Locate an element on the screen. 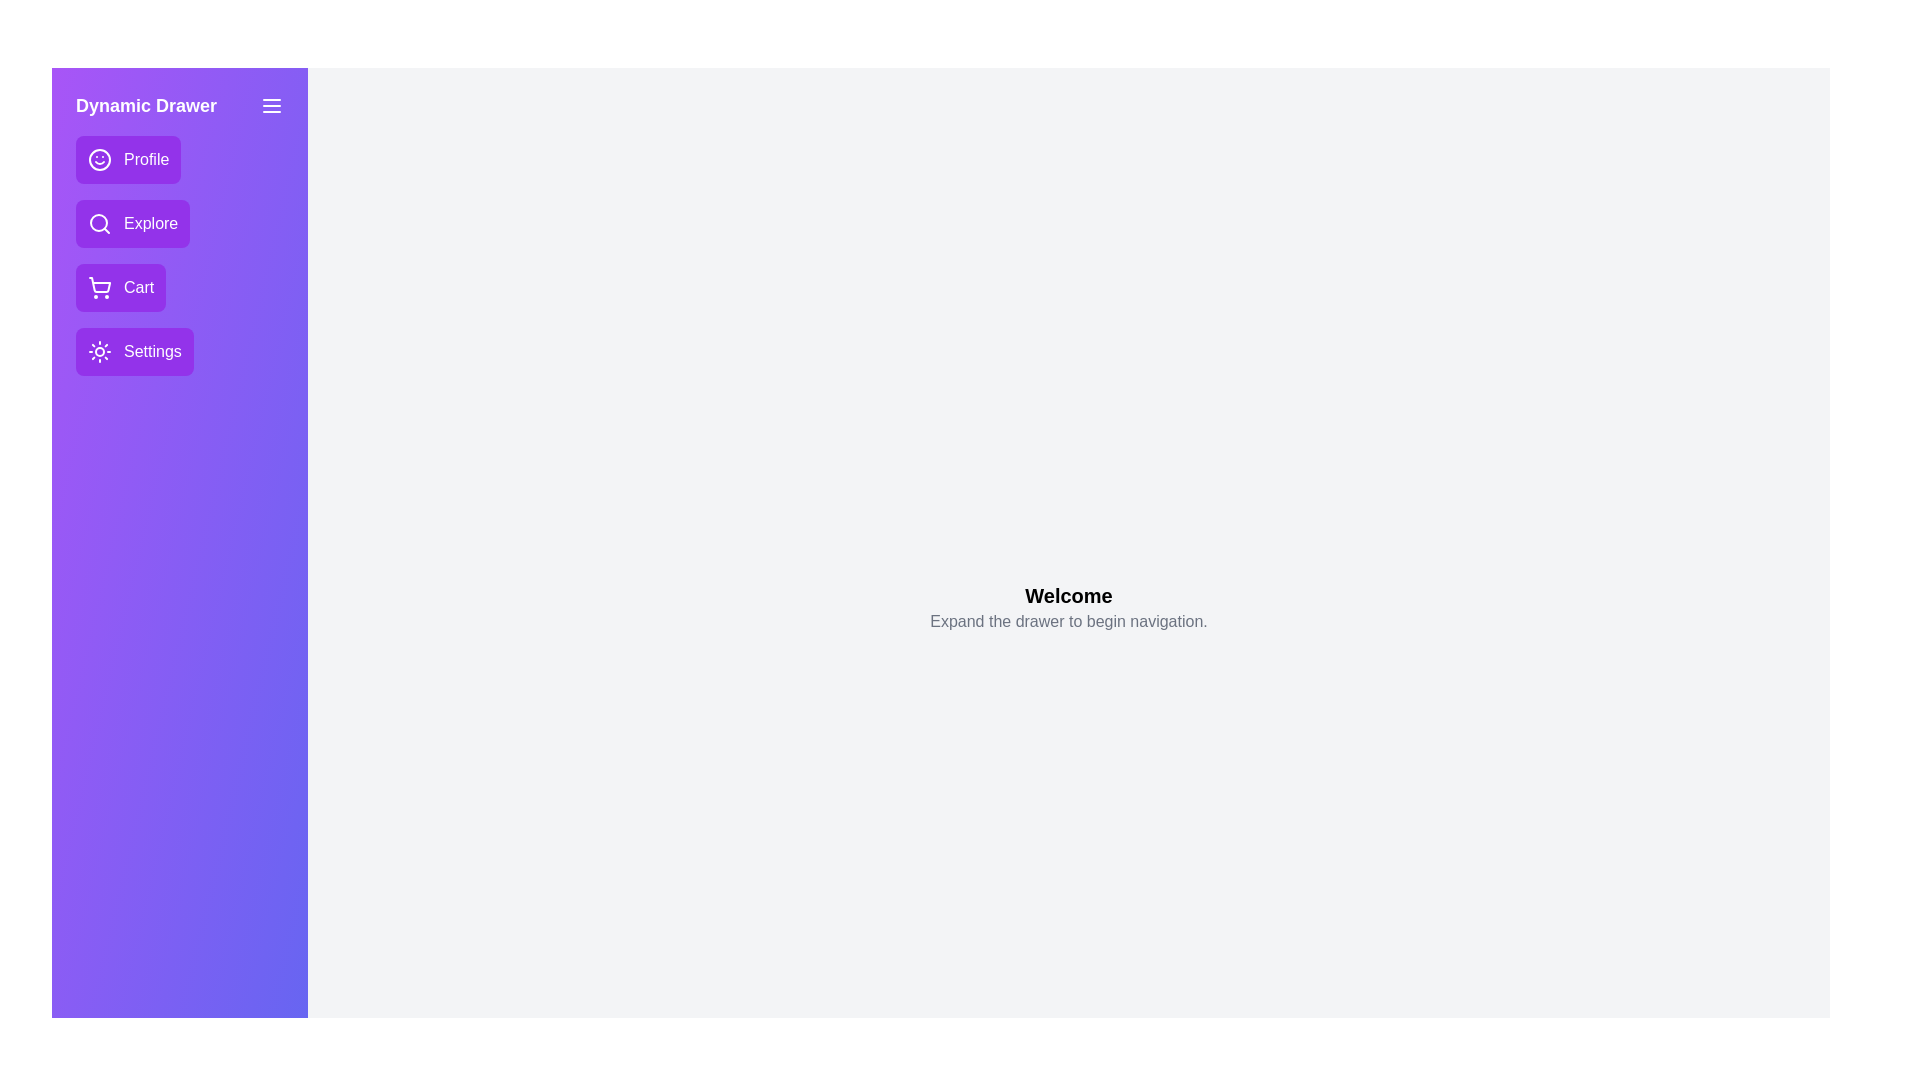 This screenshot has height=1080, width=1920. the navigation item Cart from the drawer is located at coordinates (119, 288).